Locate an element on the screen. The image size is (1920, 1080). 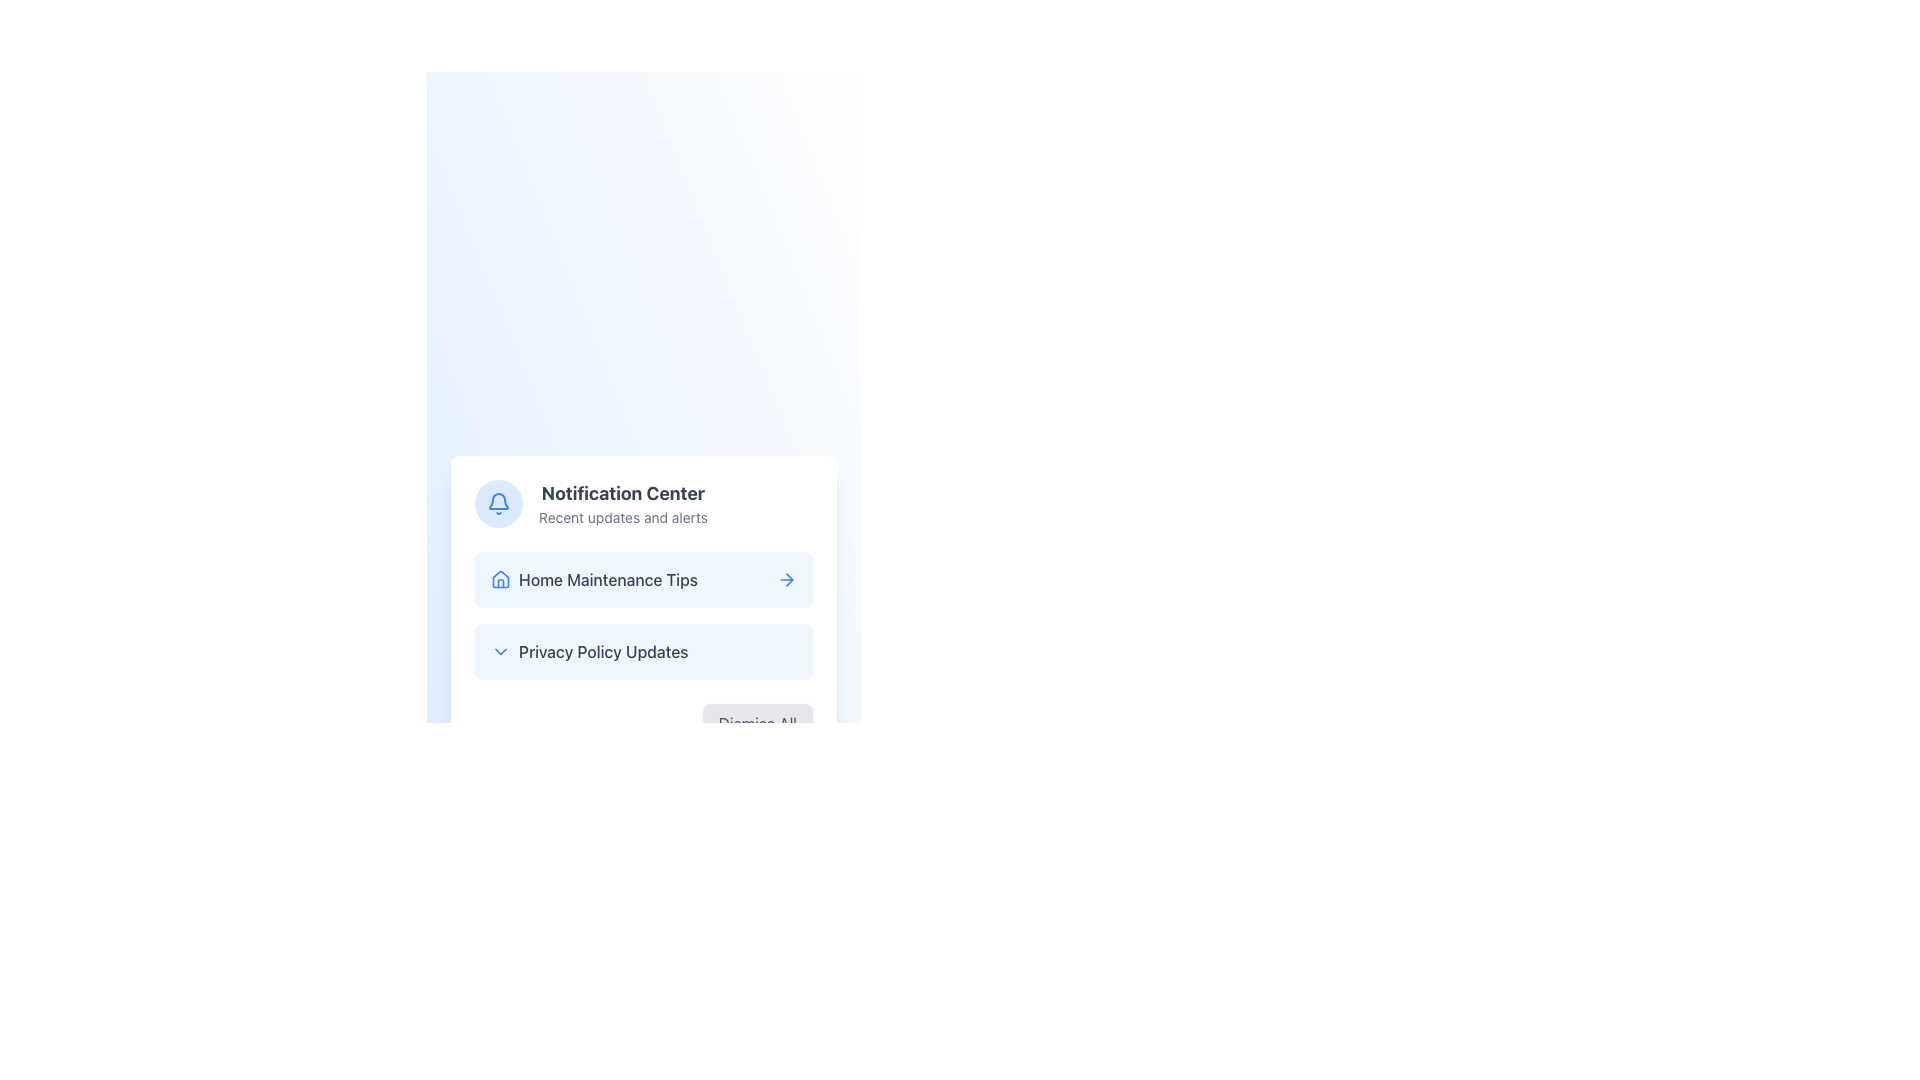
the Text Label that serves as a title for the notifications and updates section, located at the top-left area of the notification panel is located at coordinates (622, 493).